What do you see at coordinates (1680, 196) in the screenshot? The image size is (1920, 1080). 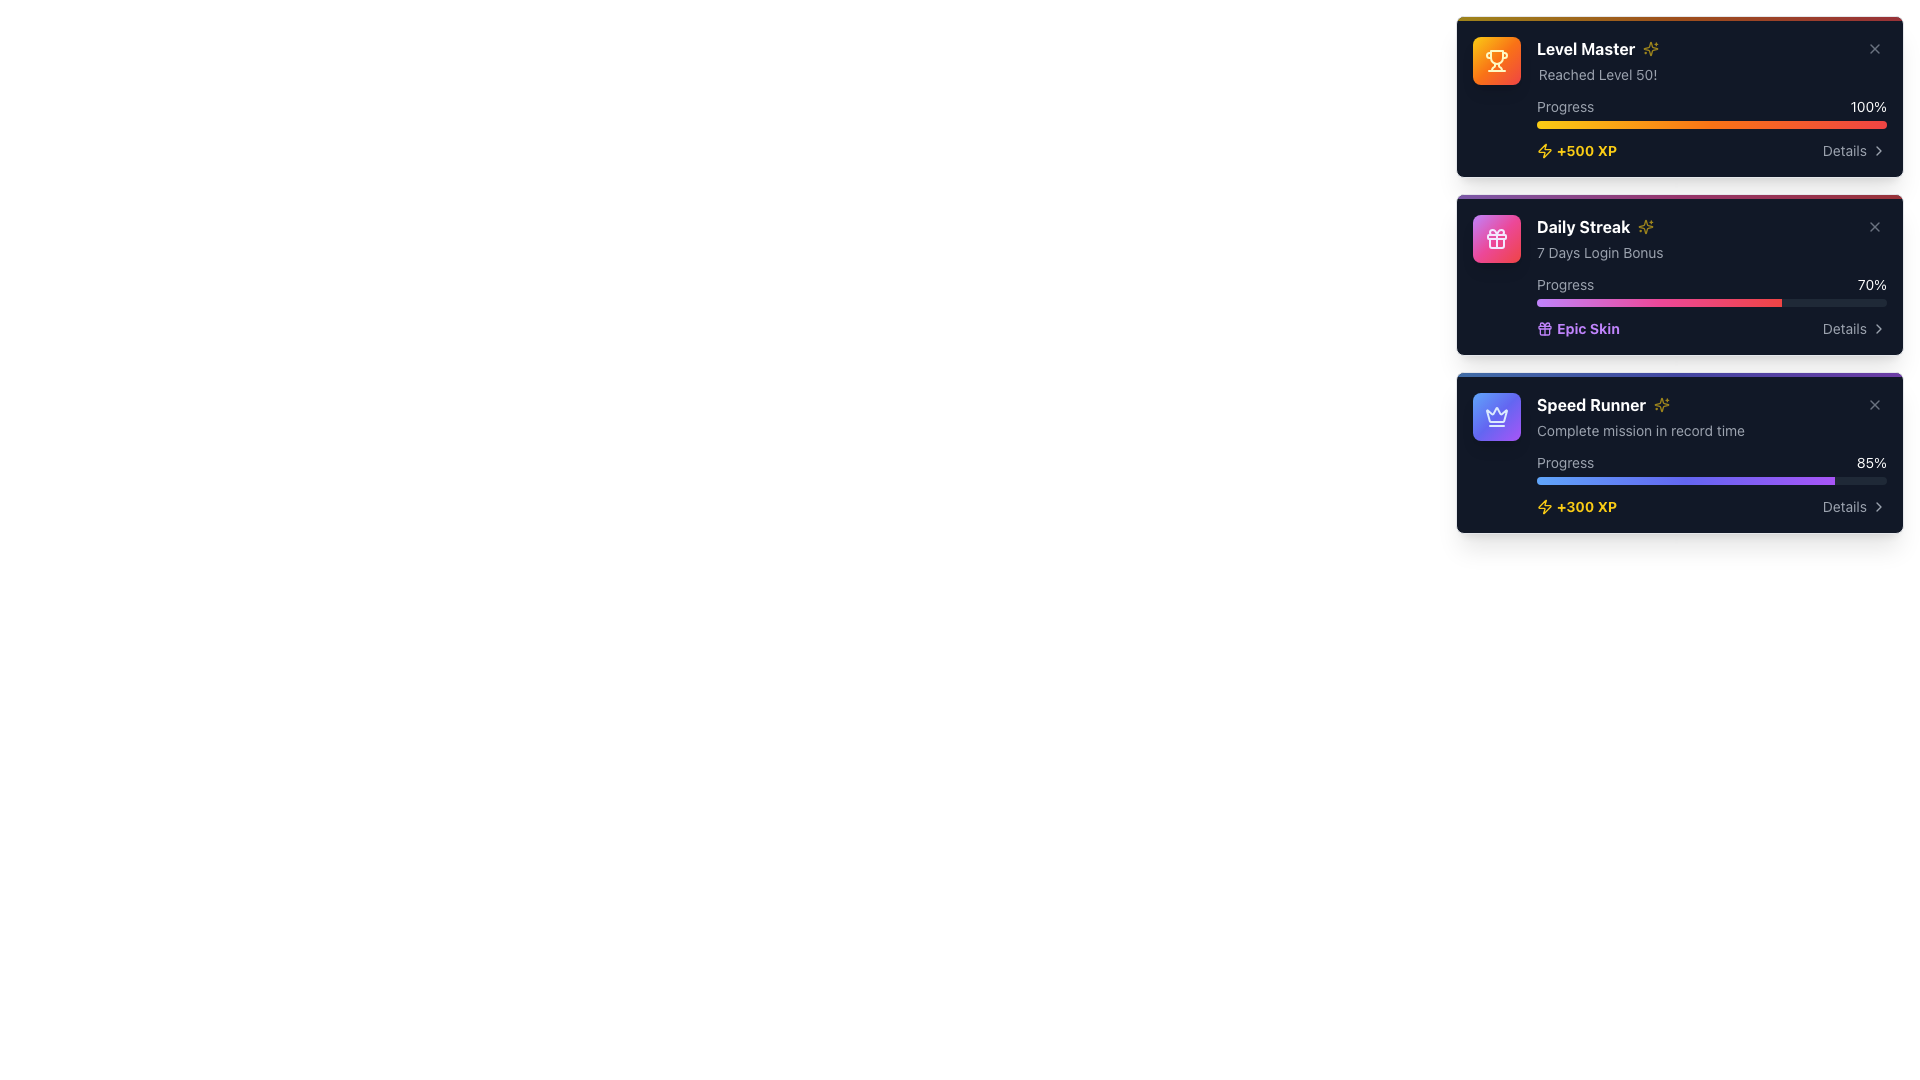 I see `the progress bar indicating 70% completion for the daily streak, located below the '7 Days Login Bonus' text` at bounding box center [1680, 196].